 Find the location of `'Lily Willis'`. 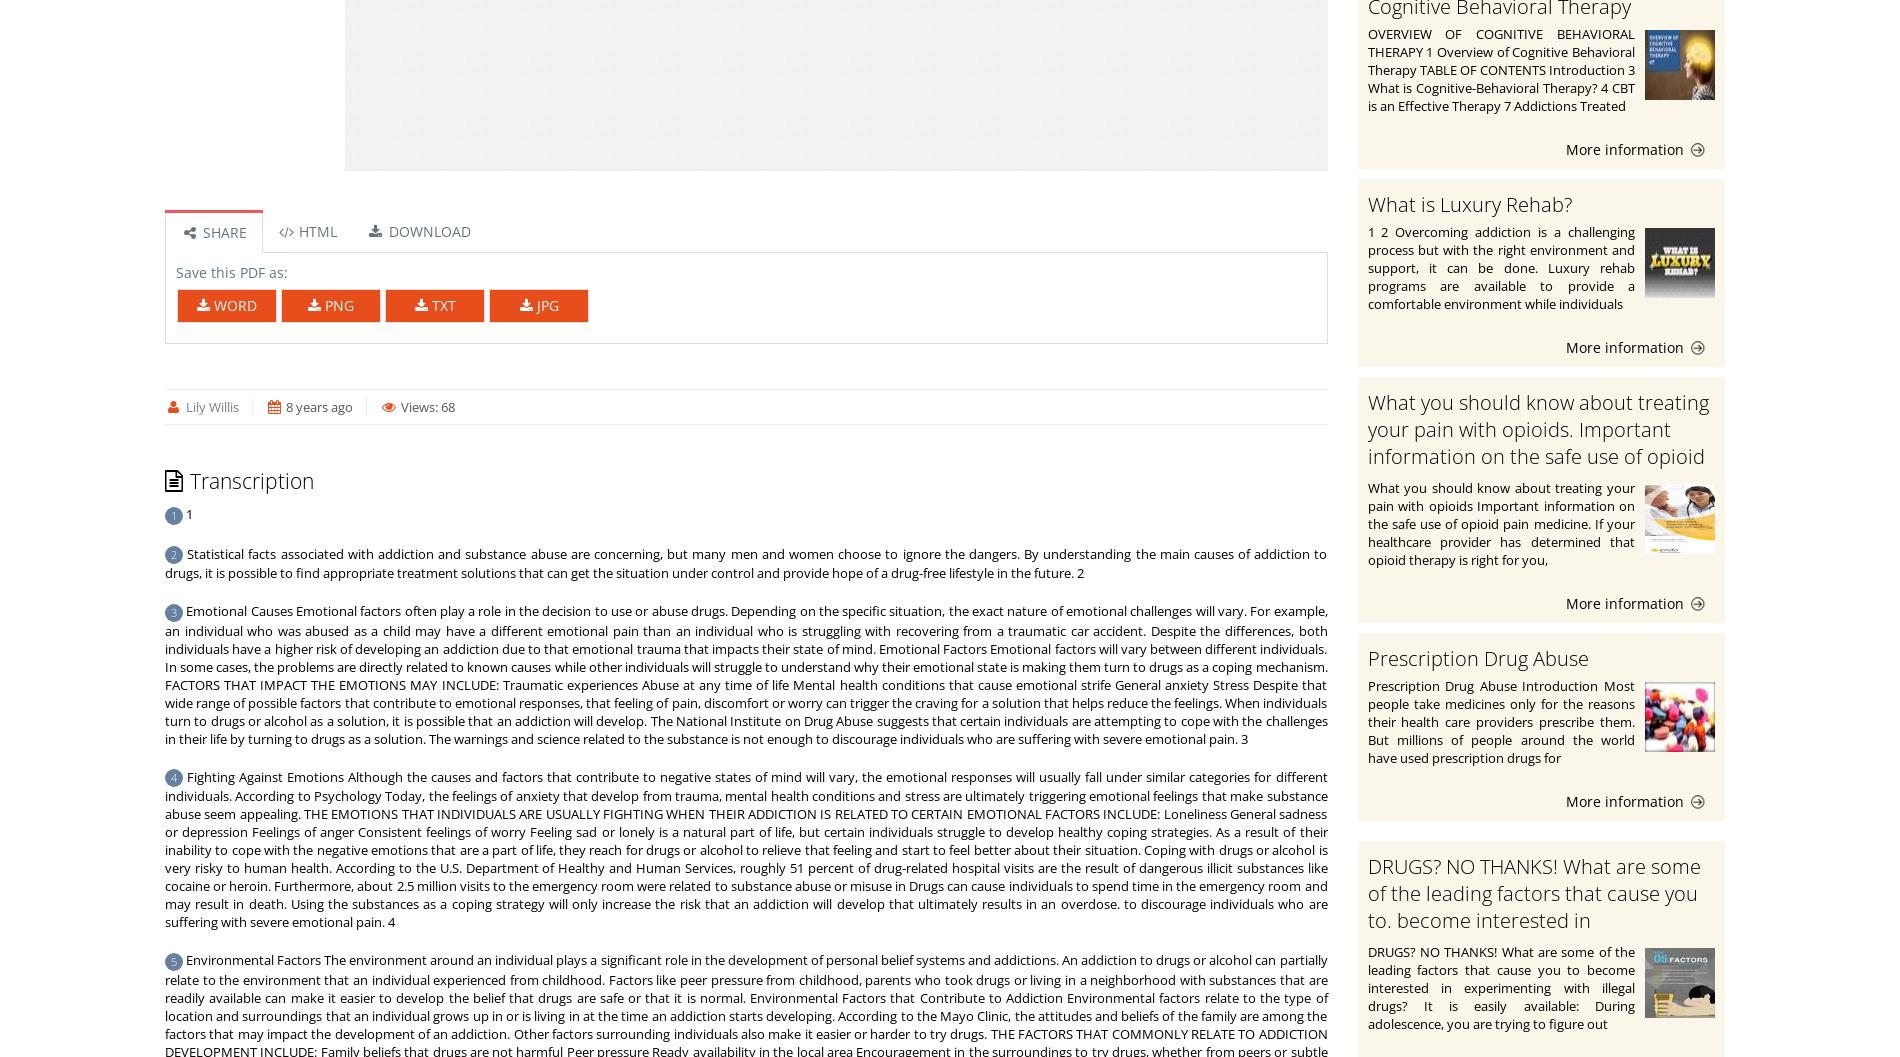

'Lily Willis' is located at coordinates (211, 406).